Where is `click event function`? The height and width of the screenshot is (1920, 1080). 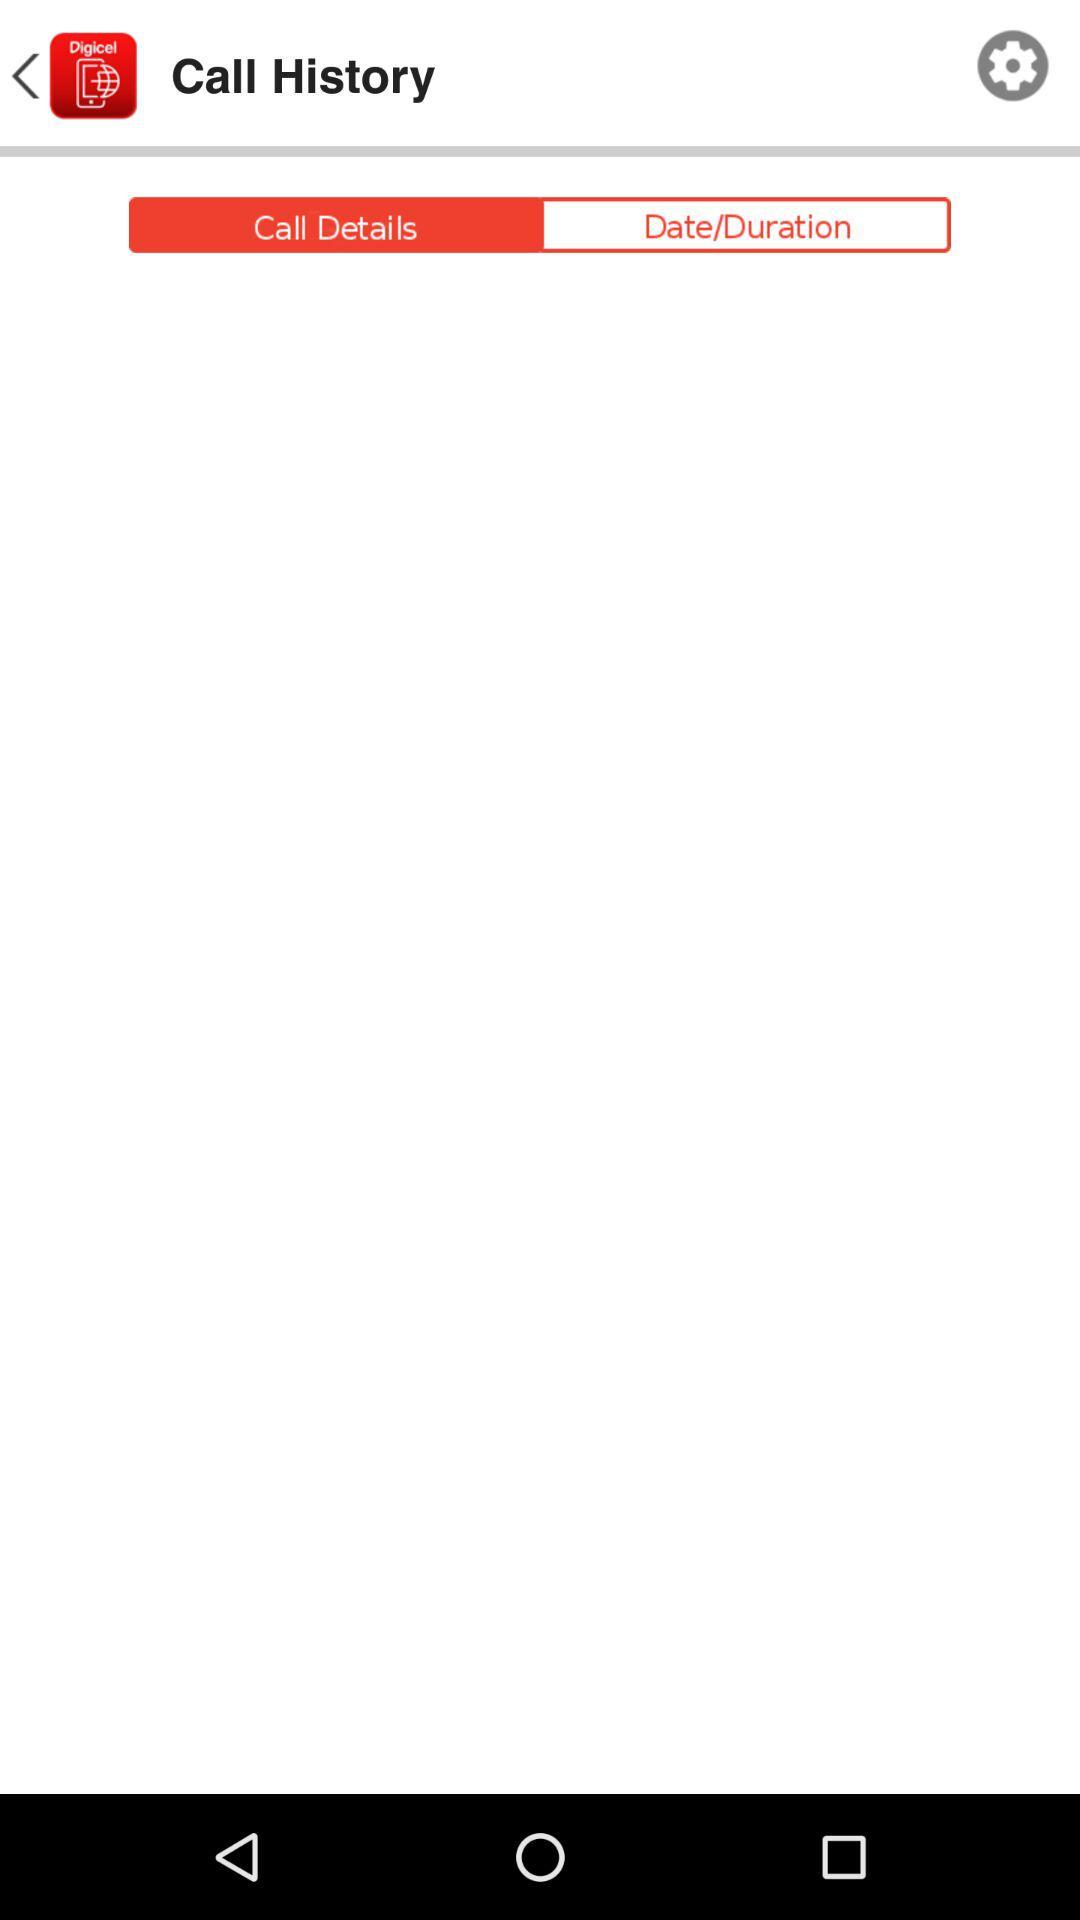
click event function is located at coordinates (540, 225).